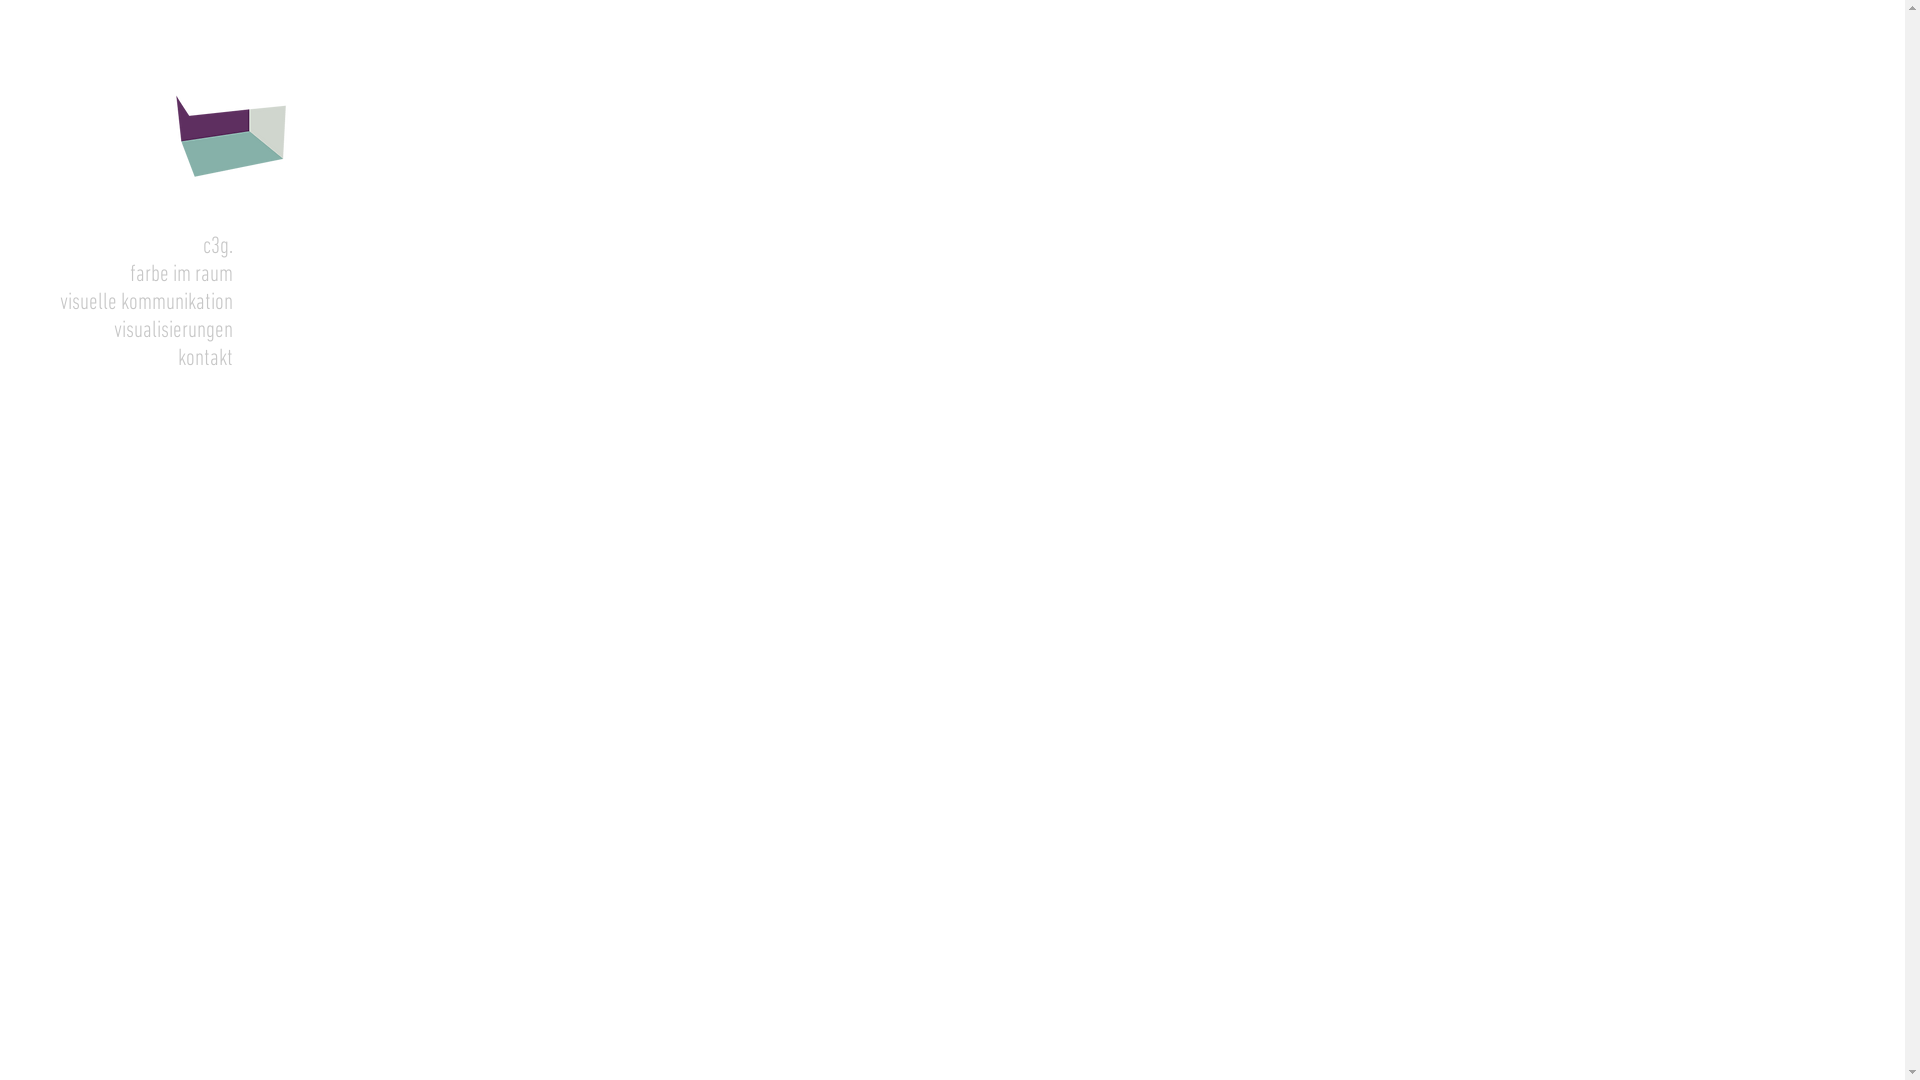  What do you see at coordinates (115, 303) in the screenshot?
I see `'visuelle kommunikation'` at bounding box center [115, 303].